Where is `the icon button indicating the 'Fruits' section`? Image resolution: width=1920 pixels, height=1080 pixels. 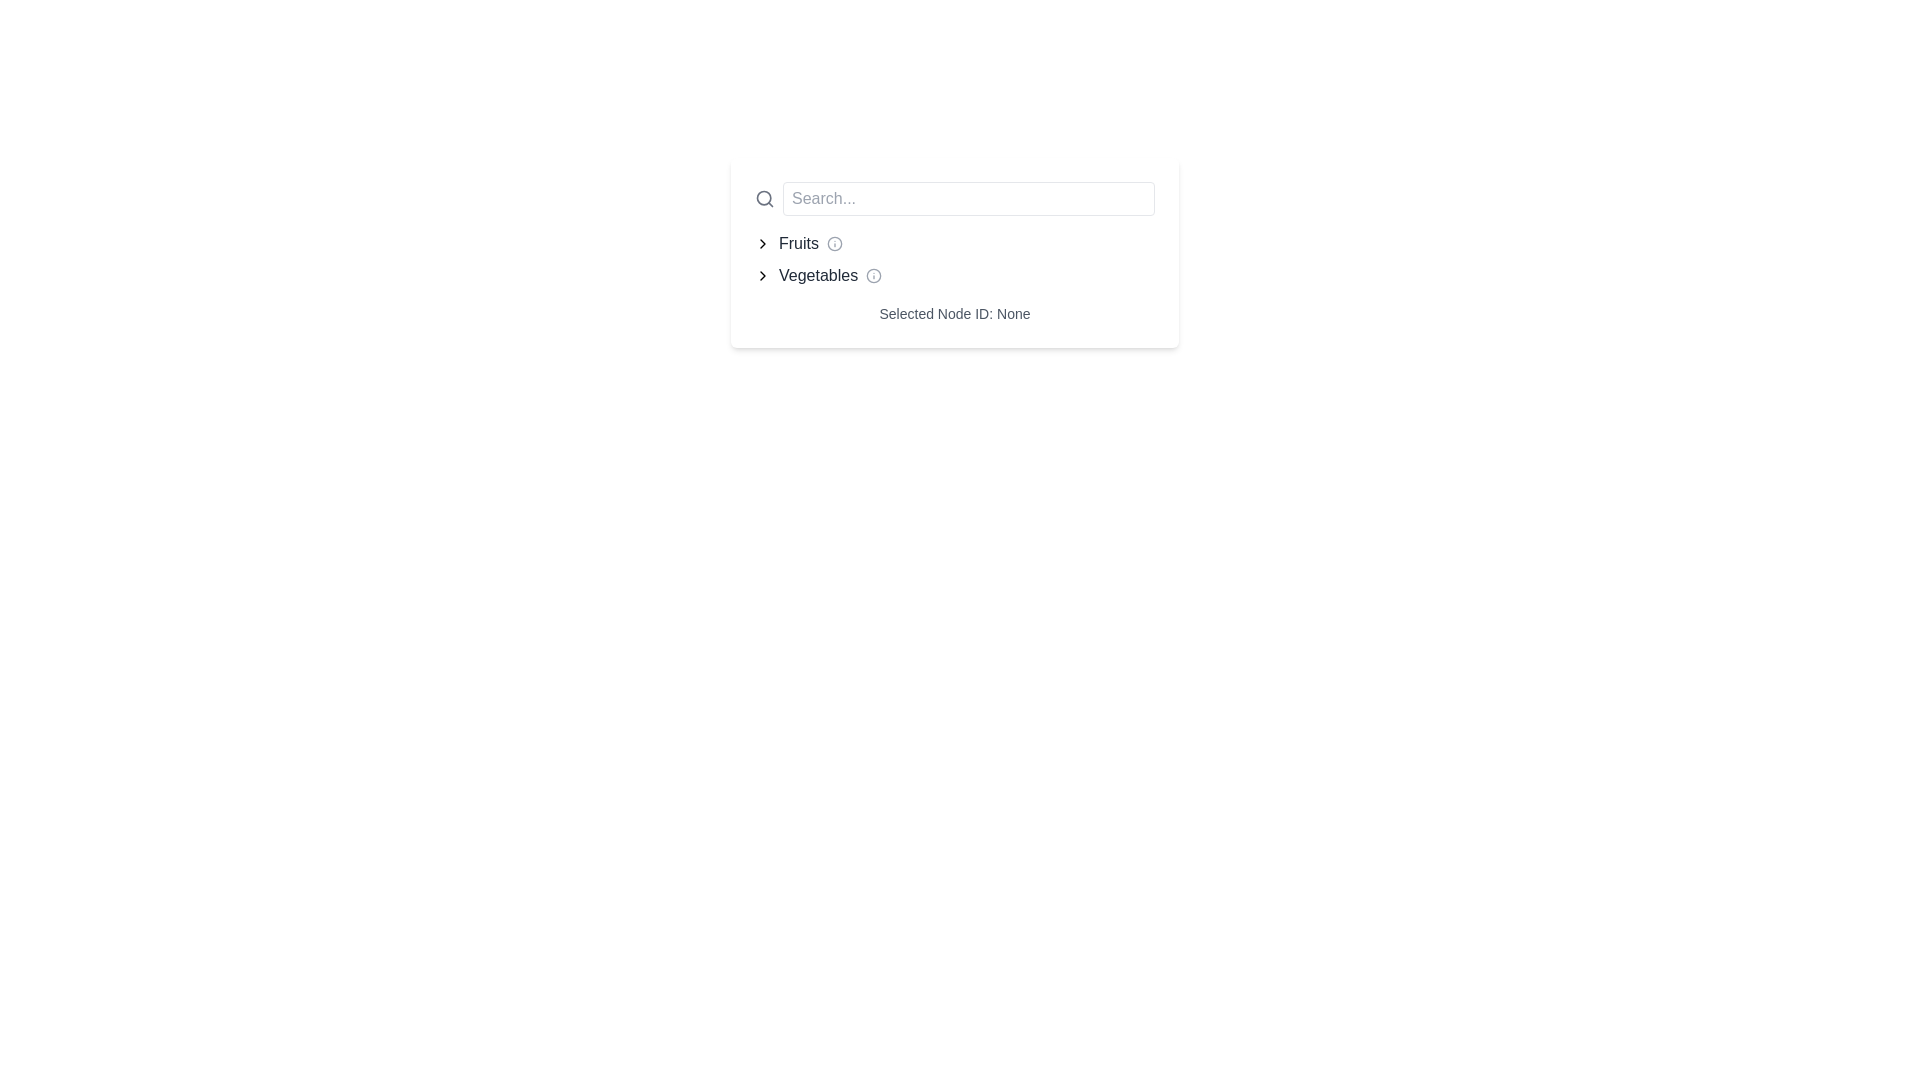
the icon button indicating the 'Fruits' section is located at coordinates (762, 242).